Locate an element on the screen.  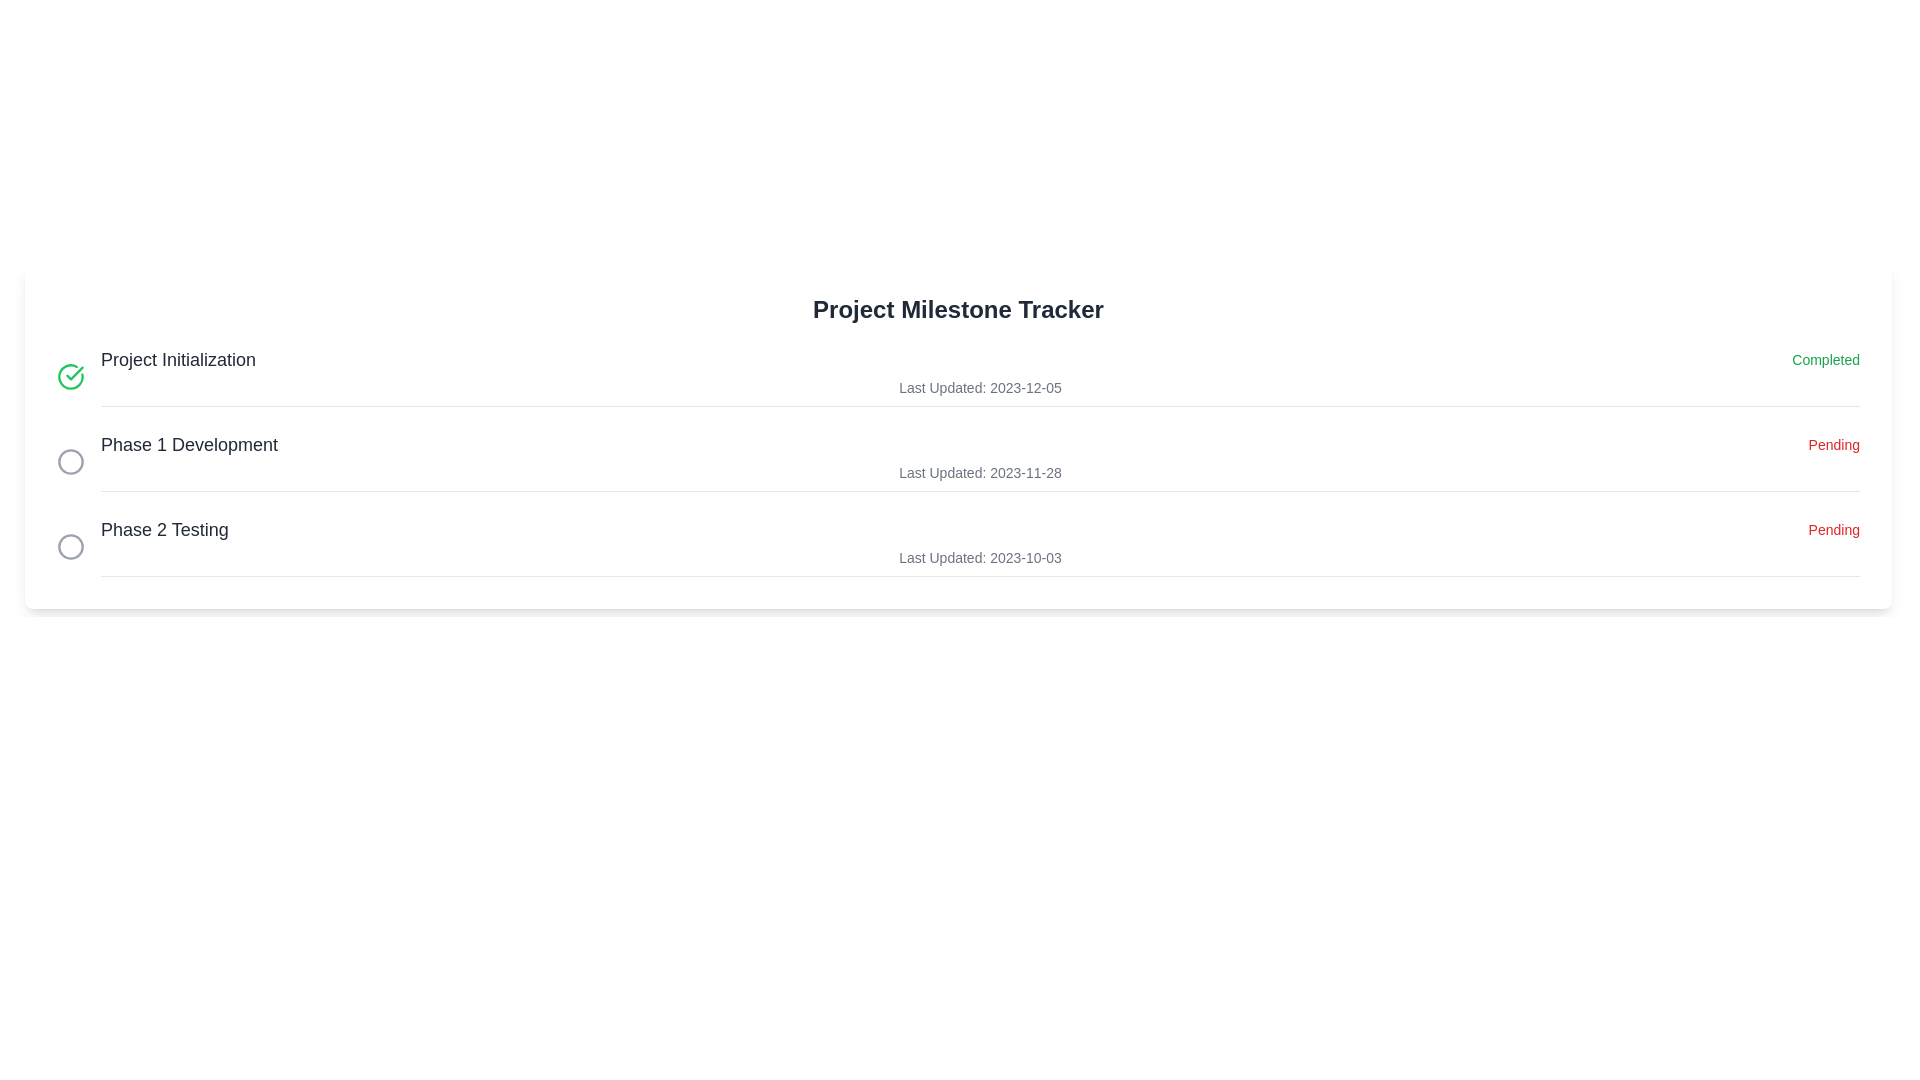
the structured informational display element labeled 'Phase 1 Development Pending', which is the second item in the milestone list under 'Project Milestone Tracker' is located at coordinates (980, 443).